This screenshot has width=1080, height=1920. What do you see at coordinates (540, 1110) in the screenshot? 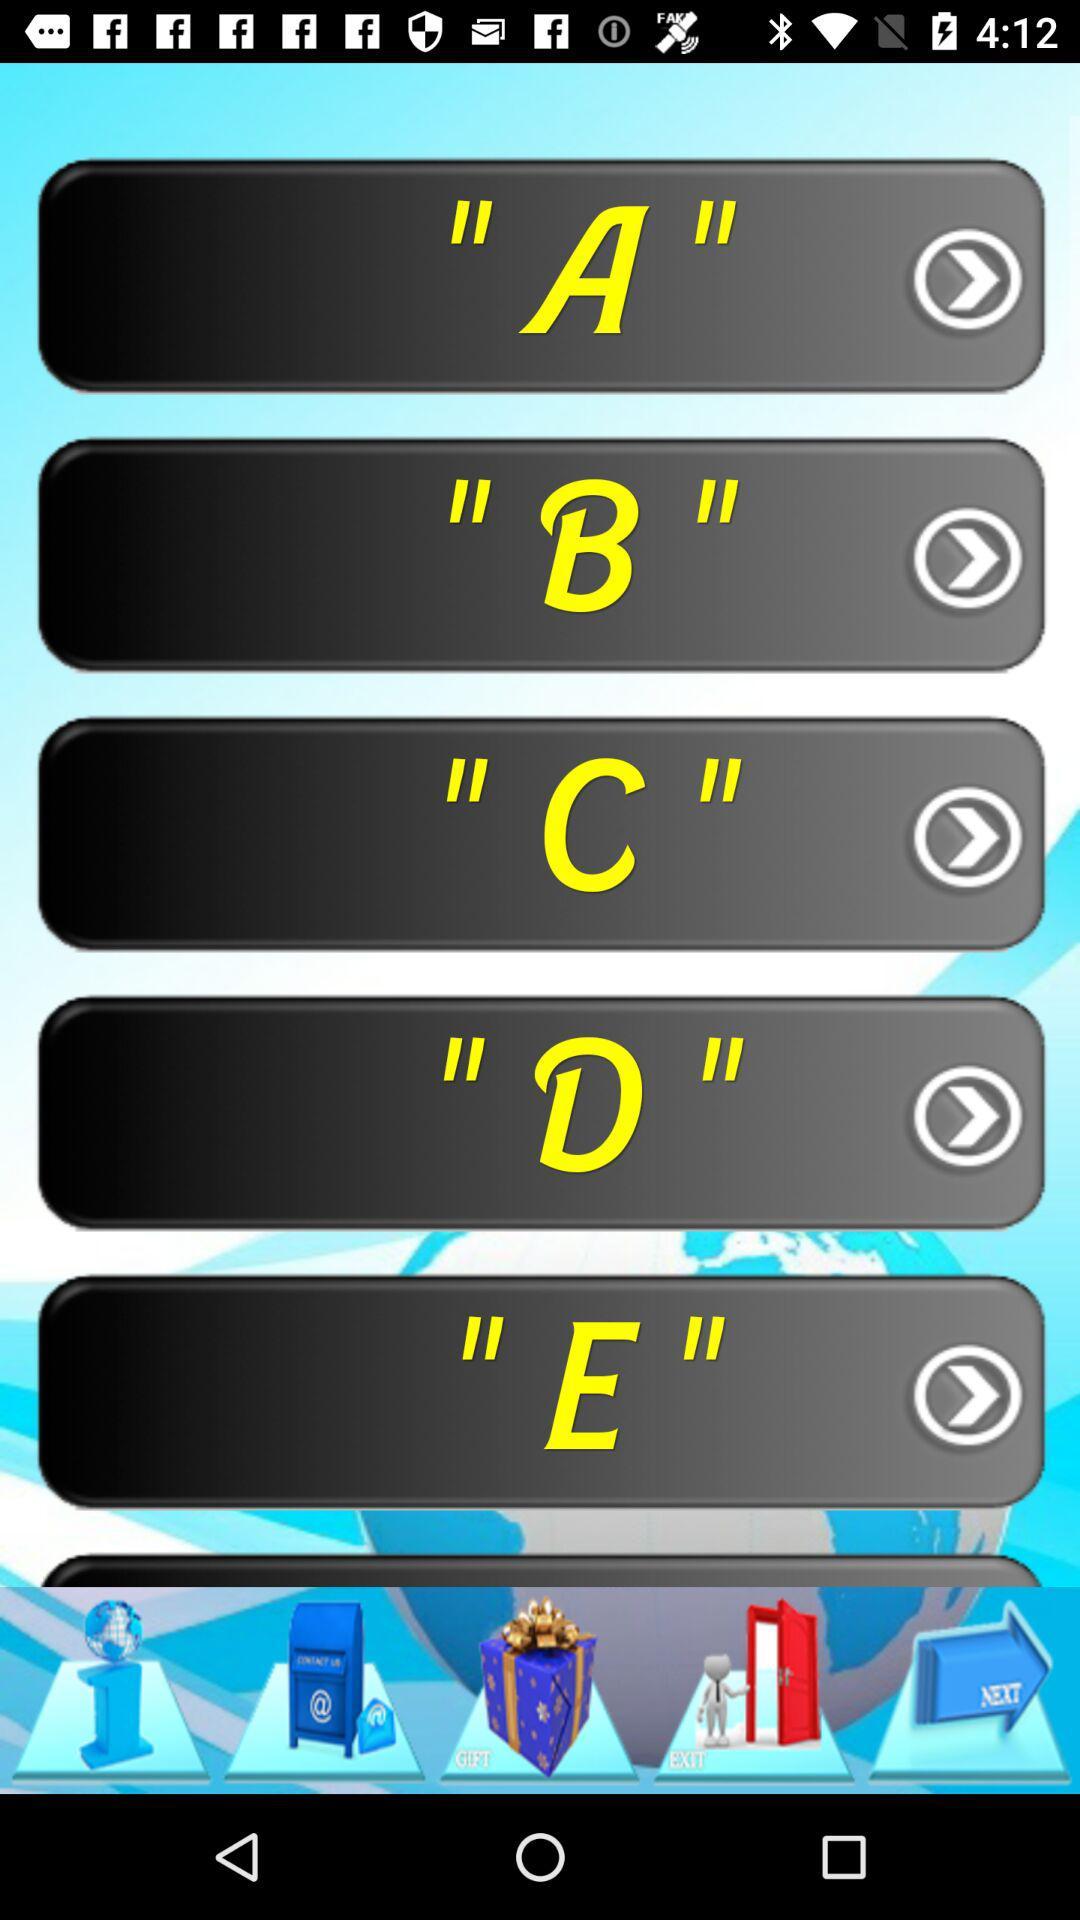
I see `the button below the   " c " item` at bounding box center [540, 1110].